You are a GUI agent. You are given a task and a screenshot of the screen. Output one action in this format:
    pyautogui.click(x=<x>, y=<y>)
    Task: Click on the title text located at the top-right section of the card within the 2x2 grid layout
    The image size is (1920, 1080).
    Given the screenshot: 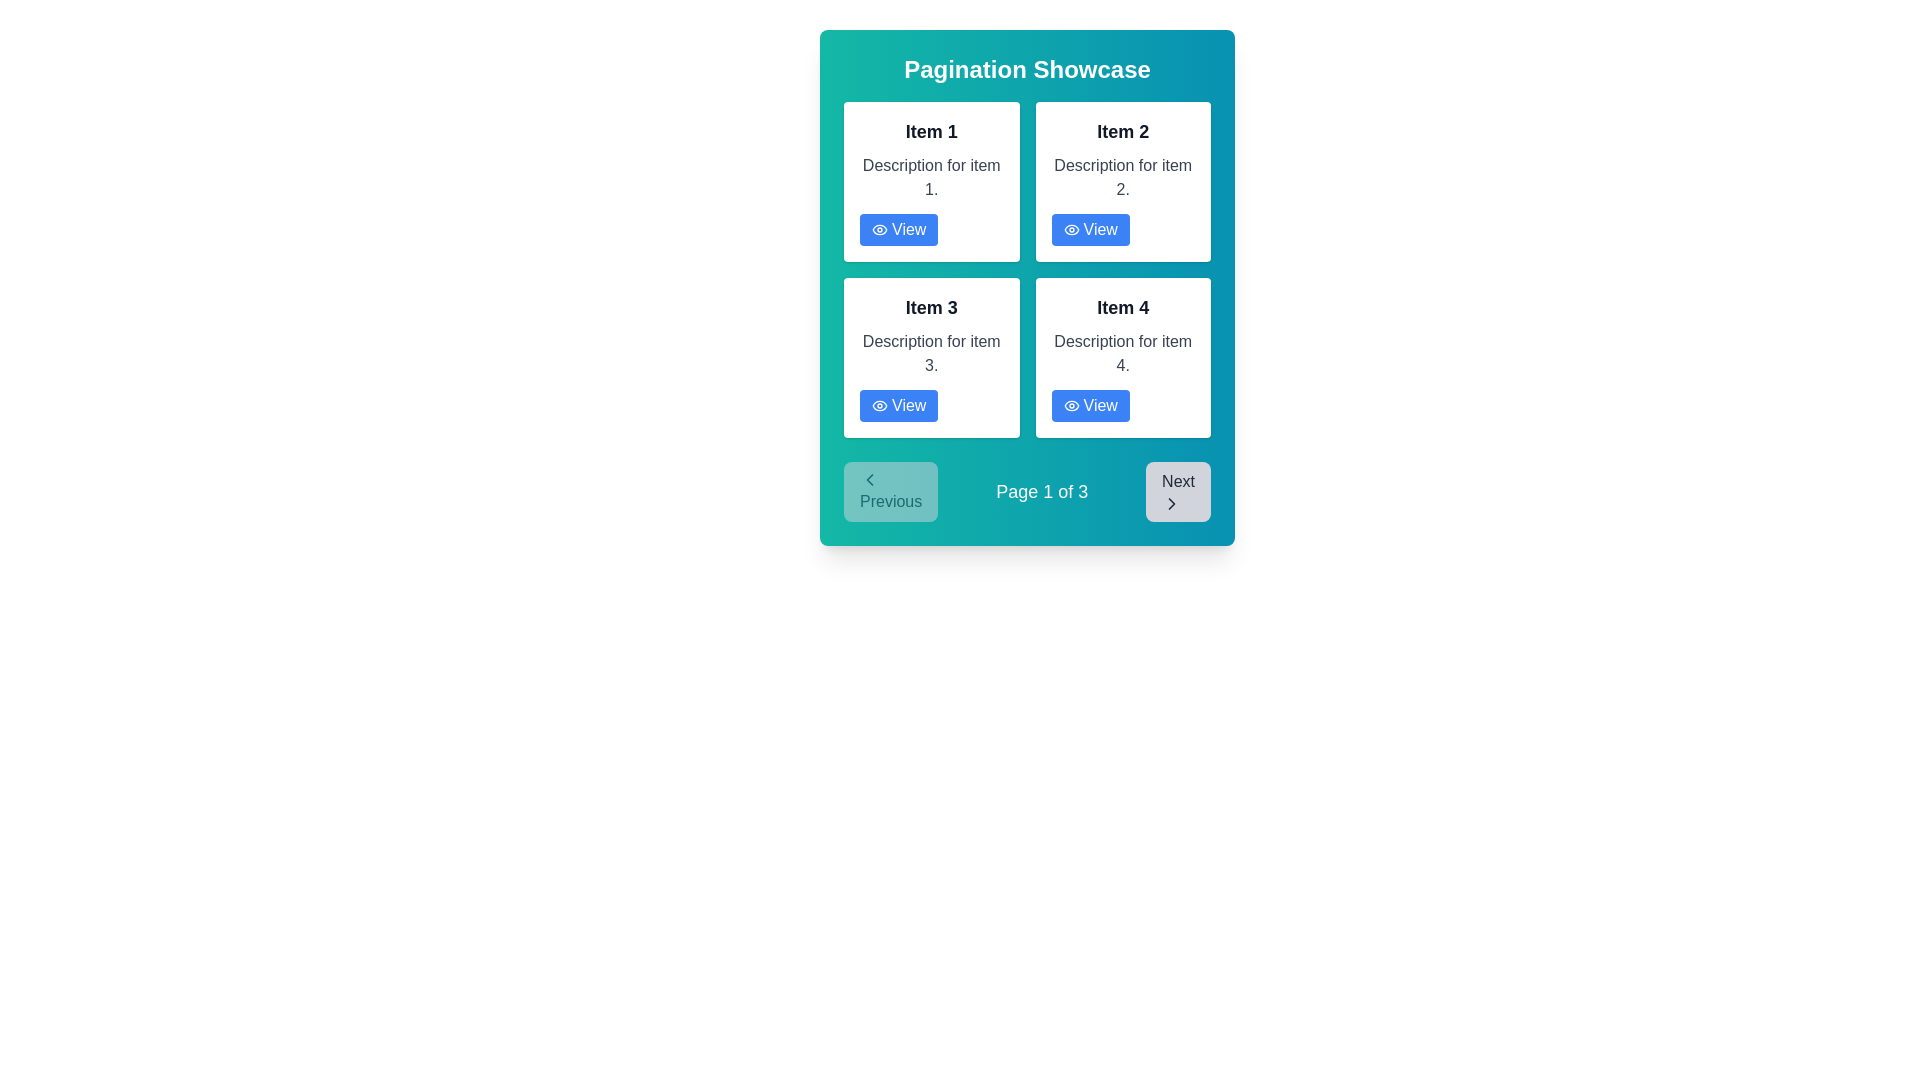 What is the action you would take?
    pyautogui.click(x=1123, y=131)
    